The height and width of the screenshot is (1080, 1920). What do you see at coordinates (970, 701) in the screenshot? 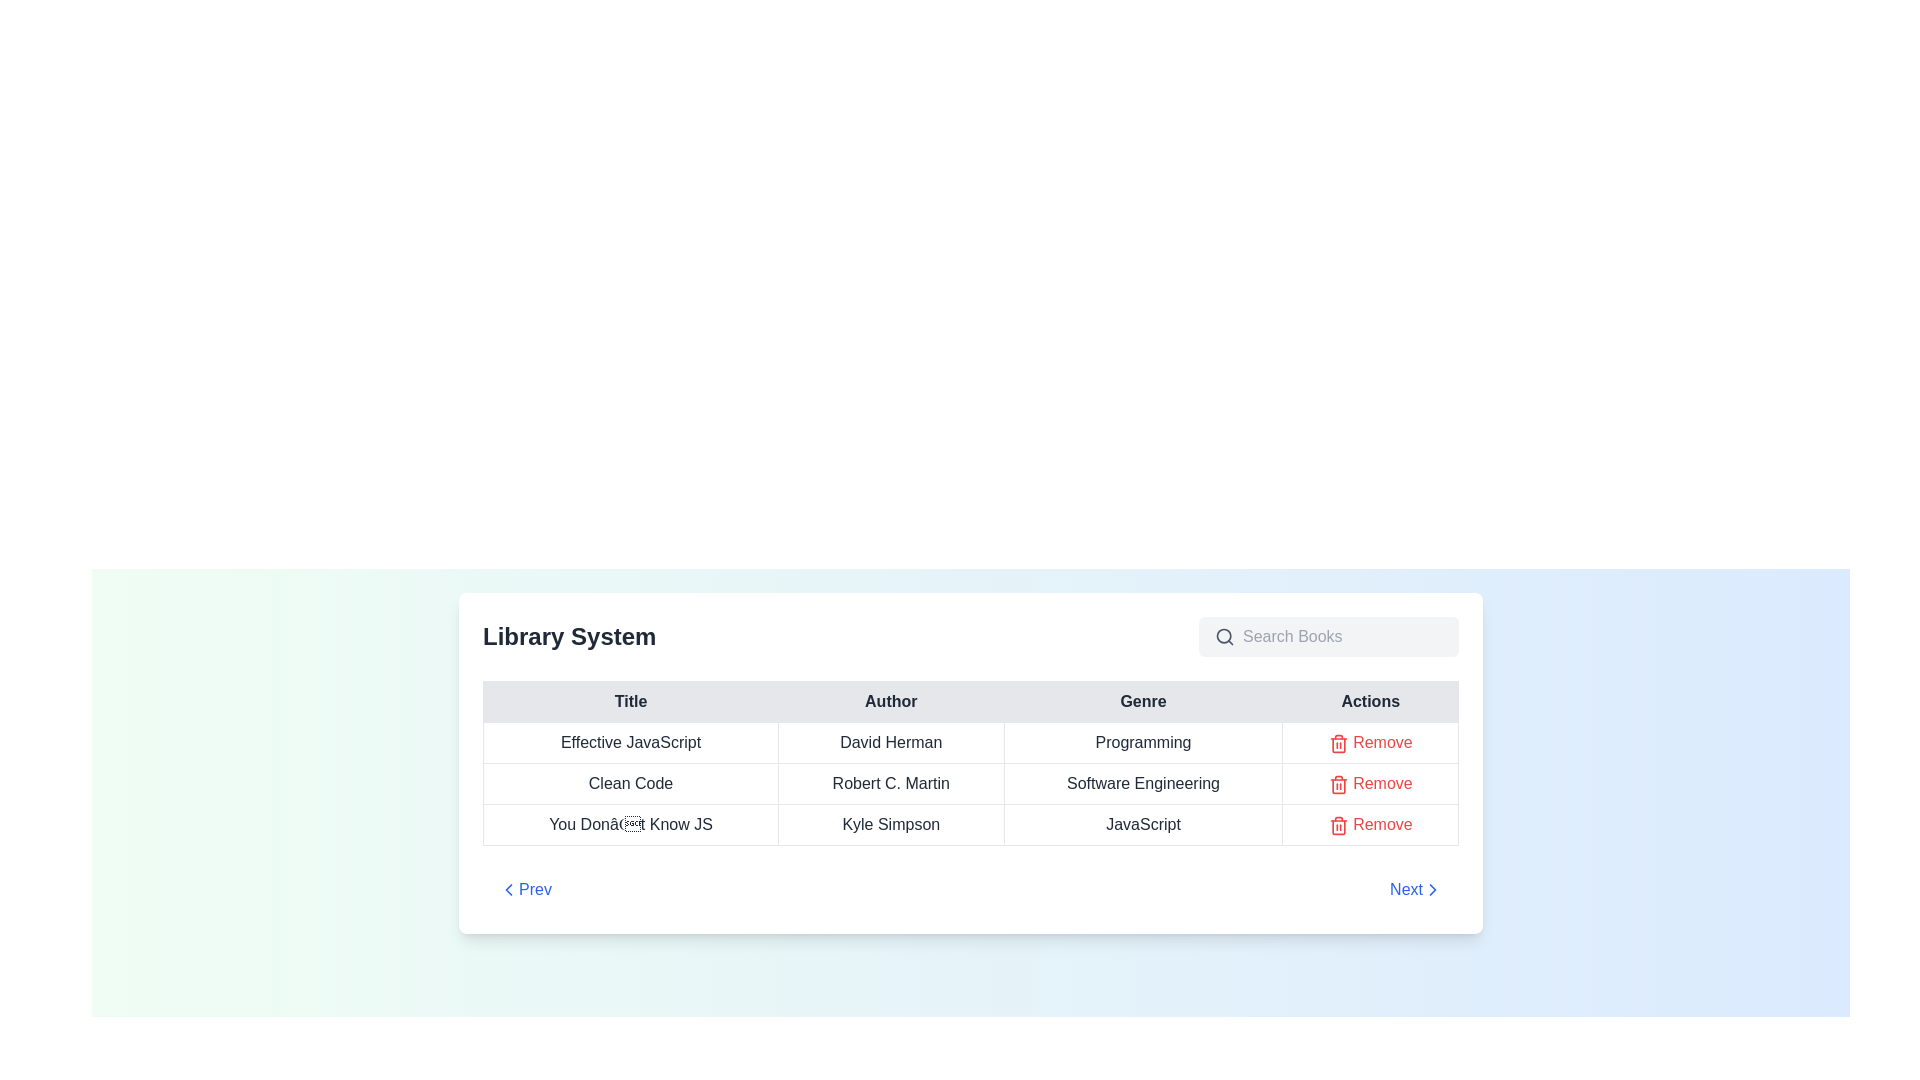
I see `the columns labeled` at bounding box center [970, 701].